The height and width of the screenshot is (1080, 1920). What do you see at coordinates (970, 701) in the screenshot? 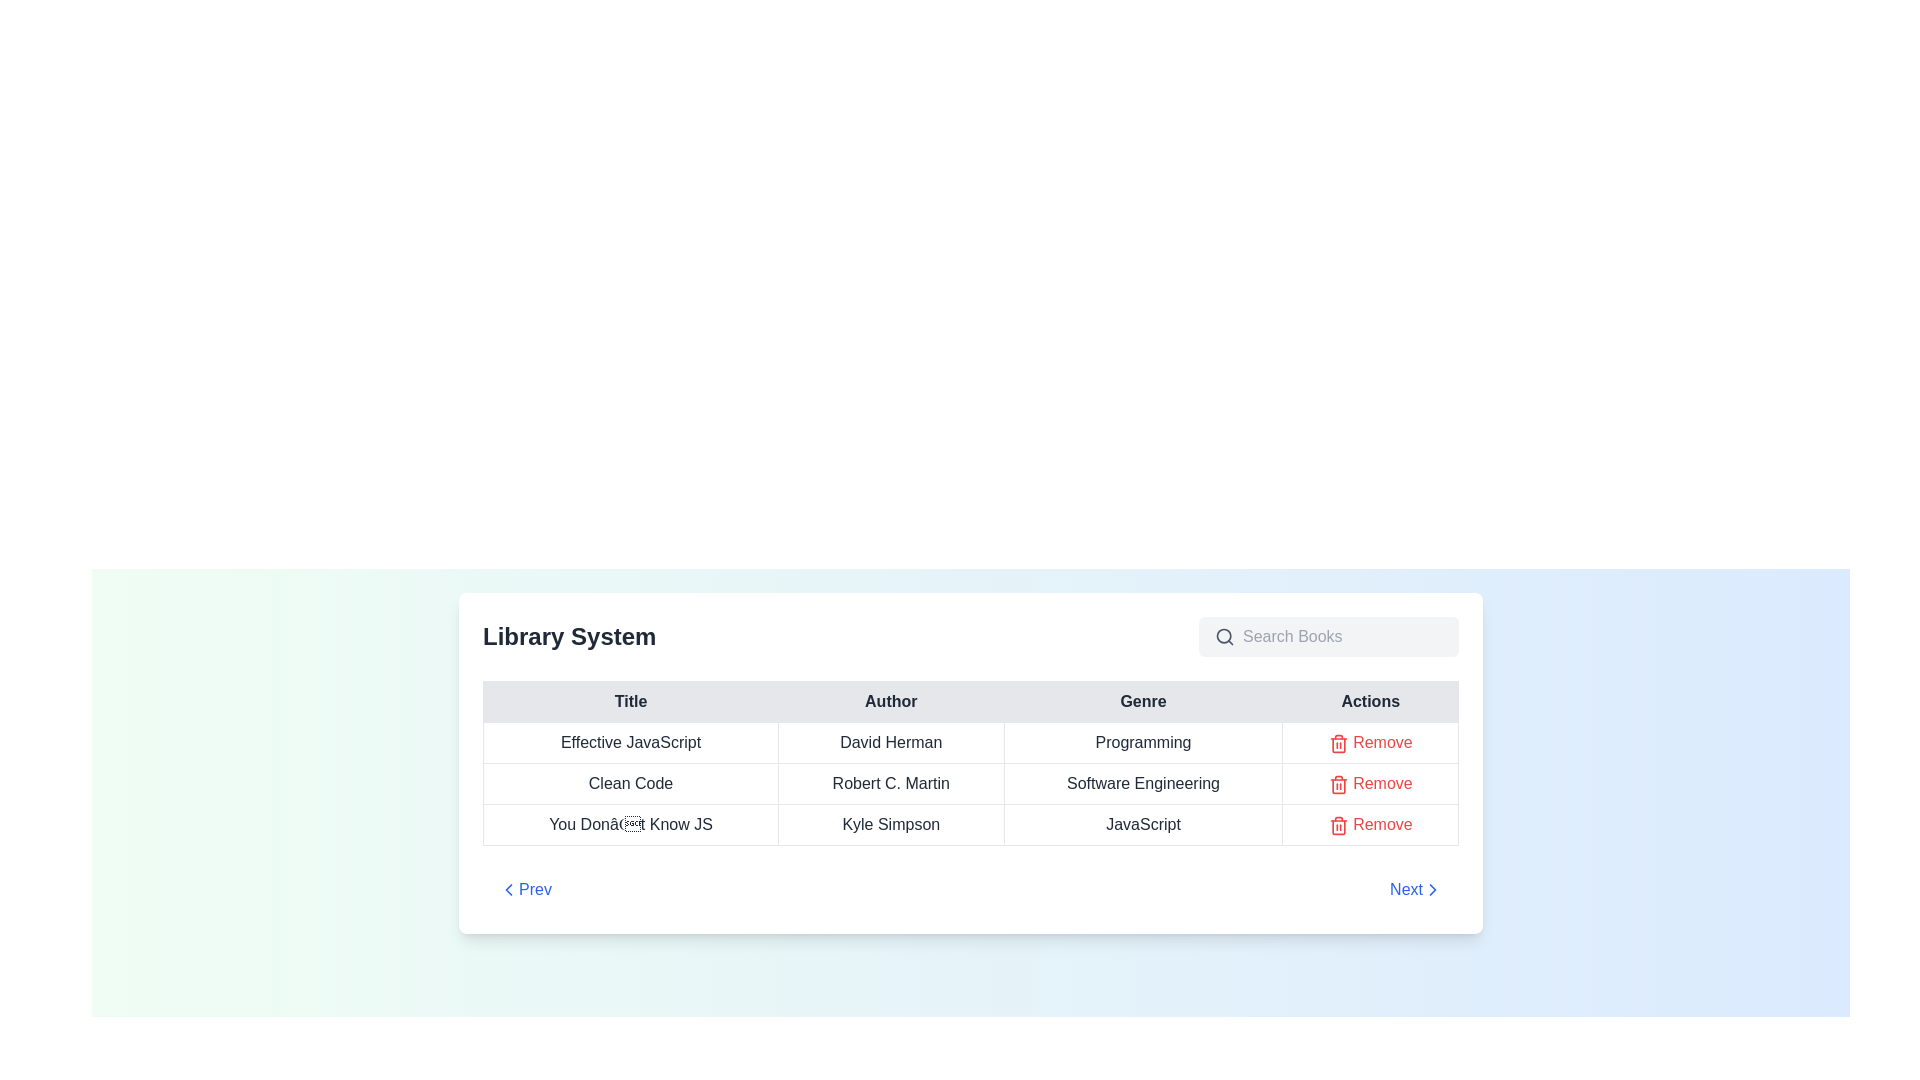
I see `the columns labeled` at bounding box center [970, 701].